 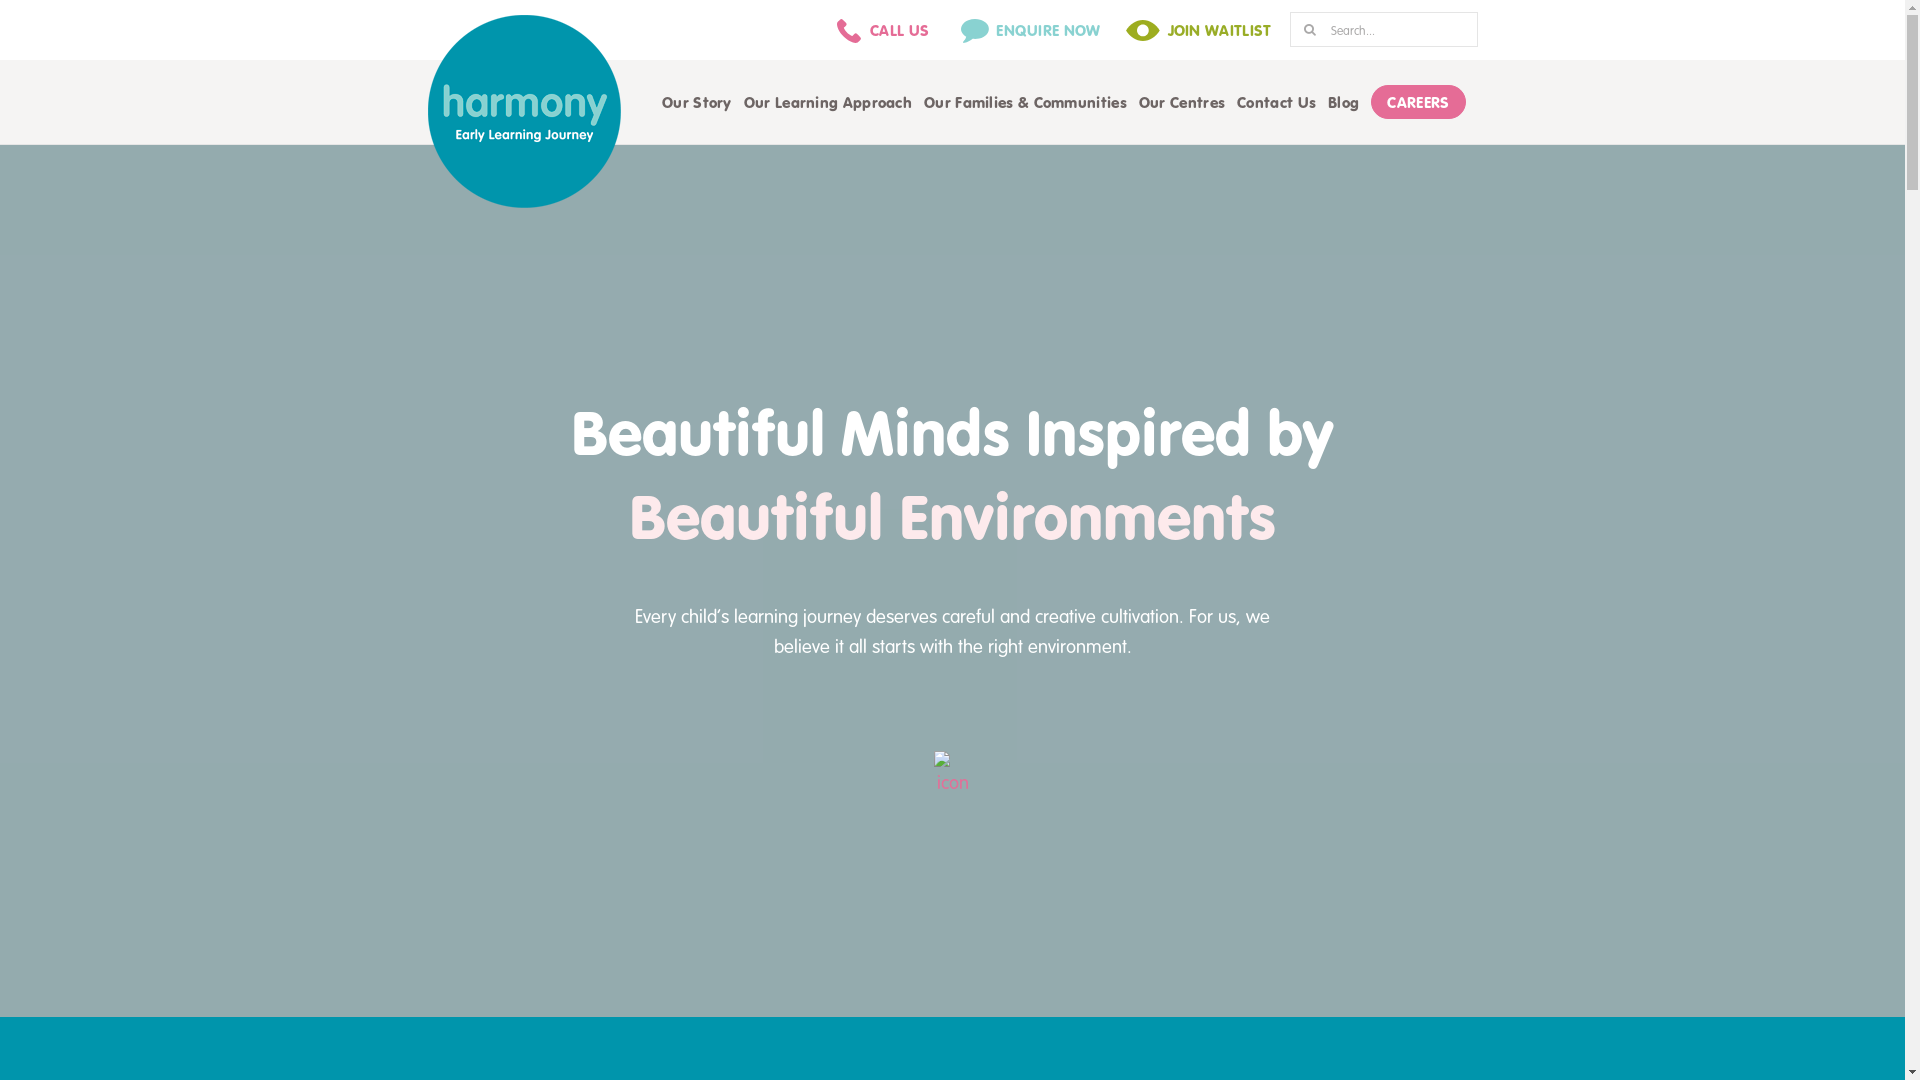 I want to click on 'Our Families & Communities', so click(x=1025, y=101).